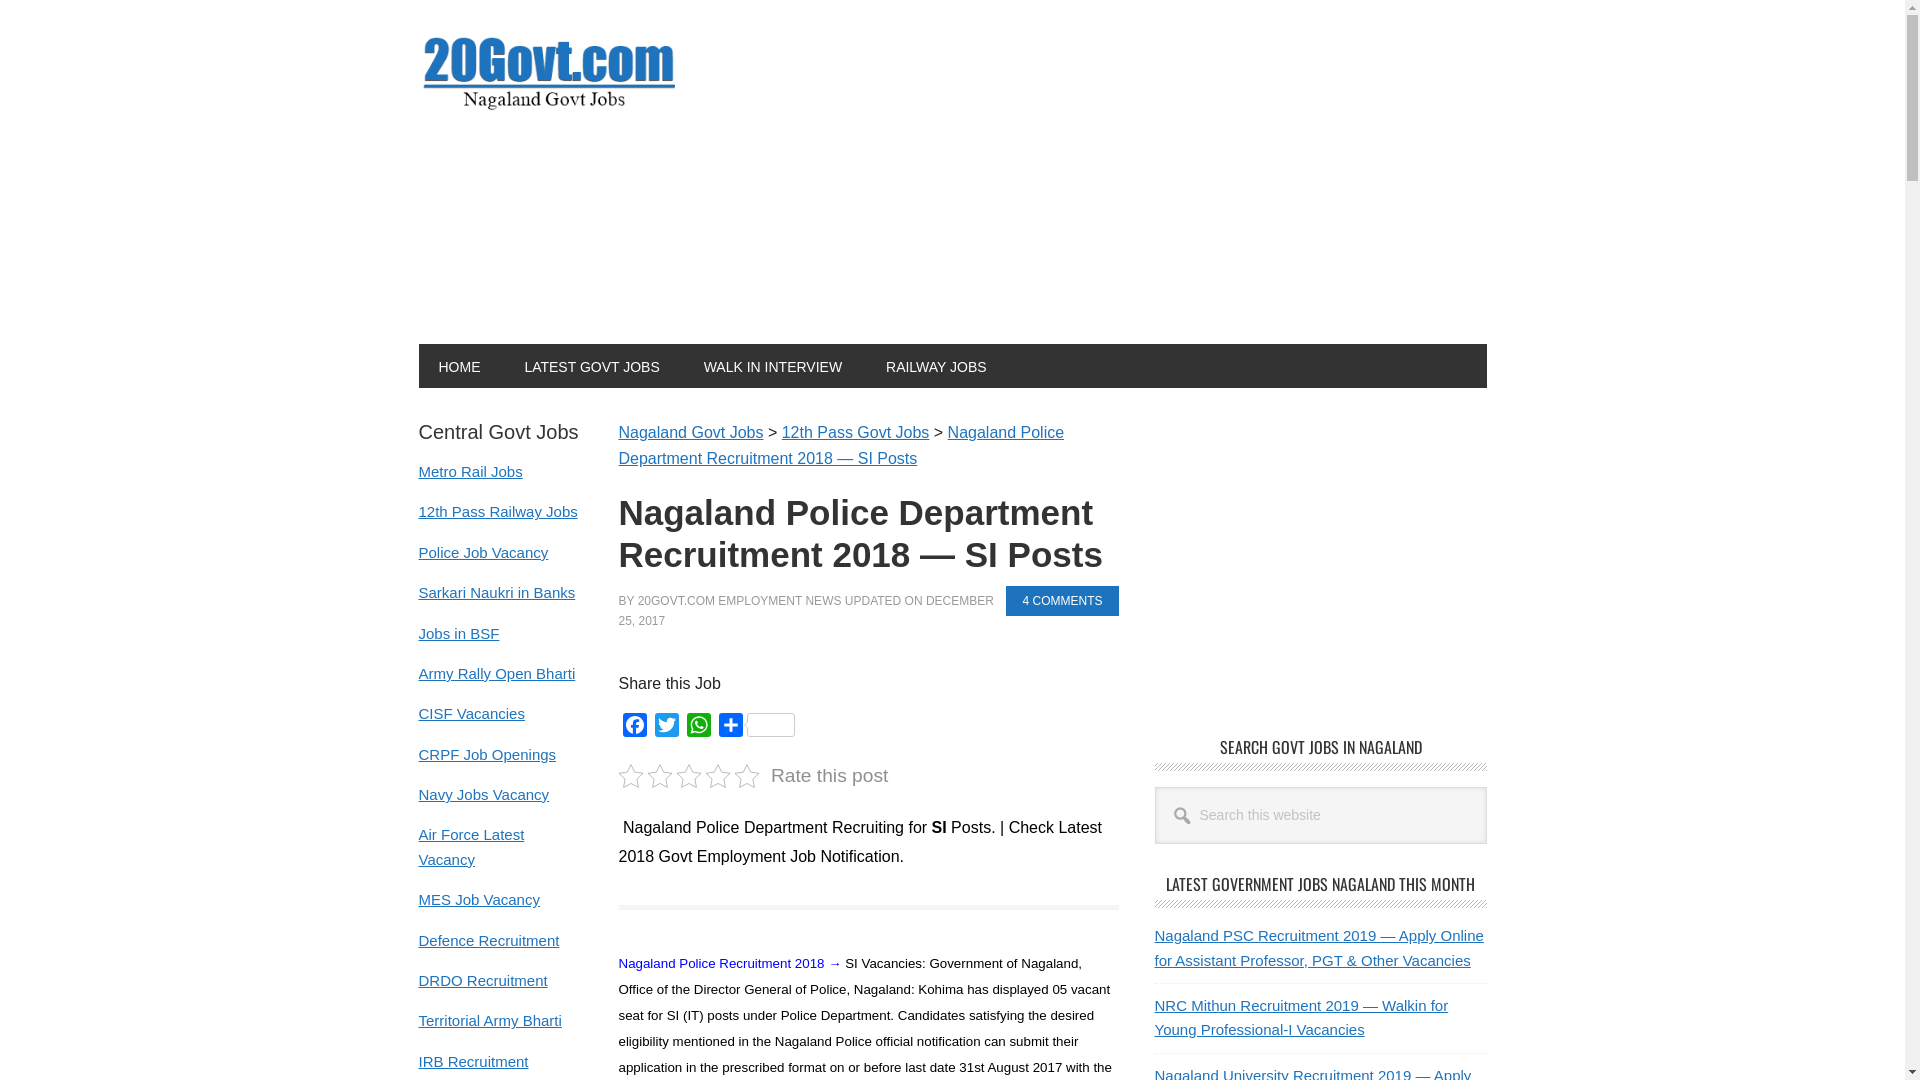  What do you see at coordinates (865, 366) in the screenshot?
I see `'RAILWAY JOBS'` at bounding box center [865, 366].